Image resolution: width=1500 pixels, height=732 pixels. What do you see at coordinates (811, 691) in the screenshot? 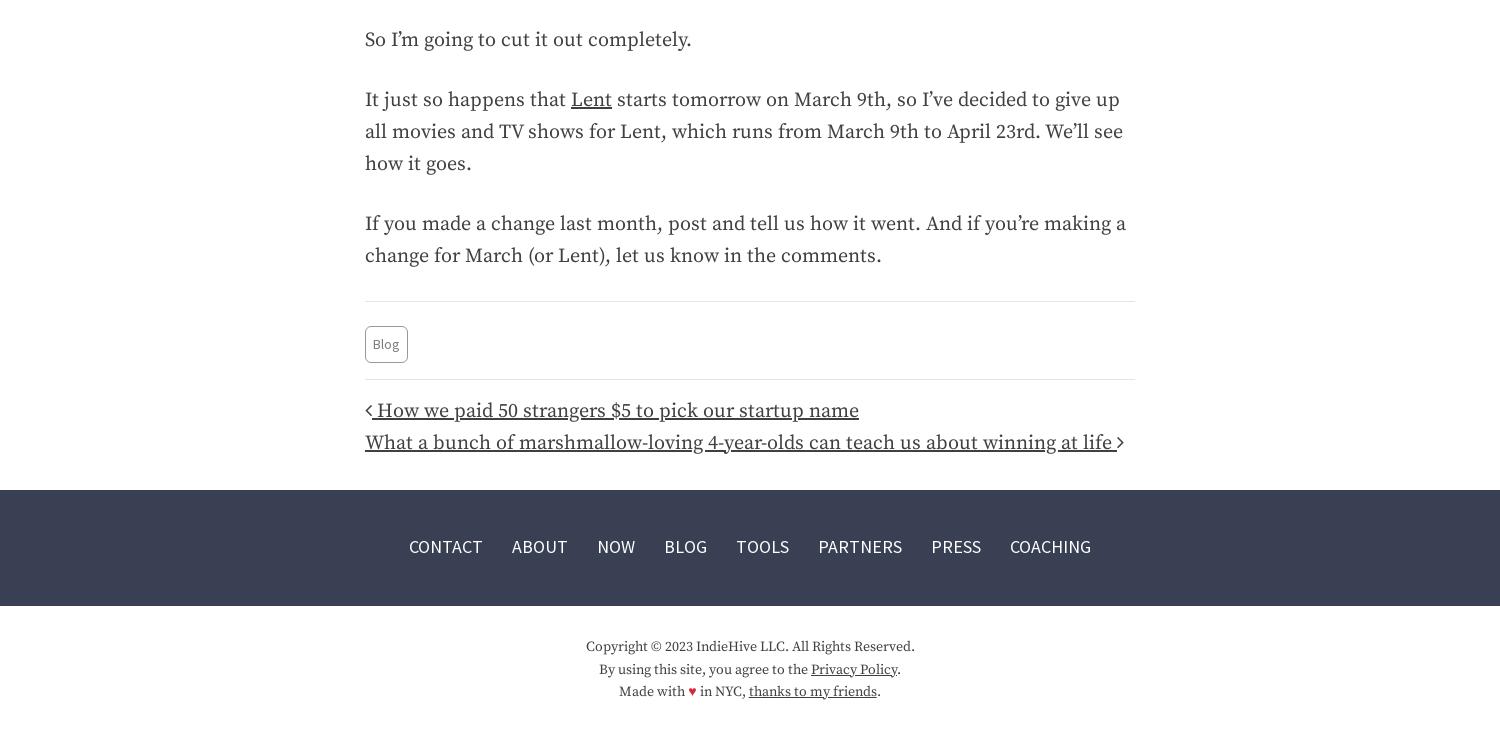
I see `'thanks to my friends'` at bounding box center [811, 691].